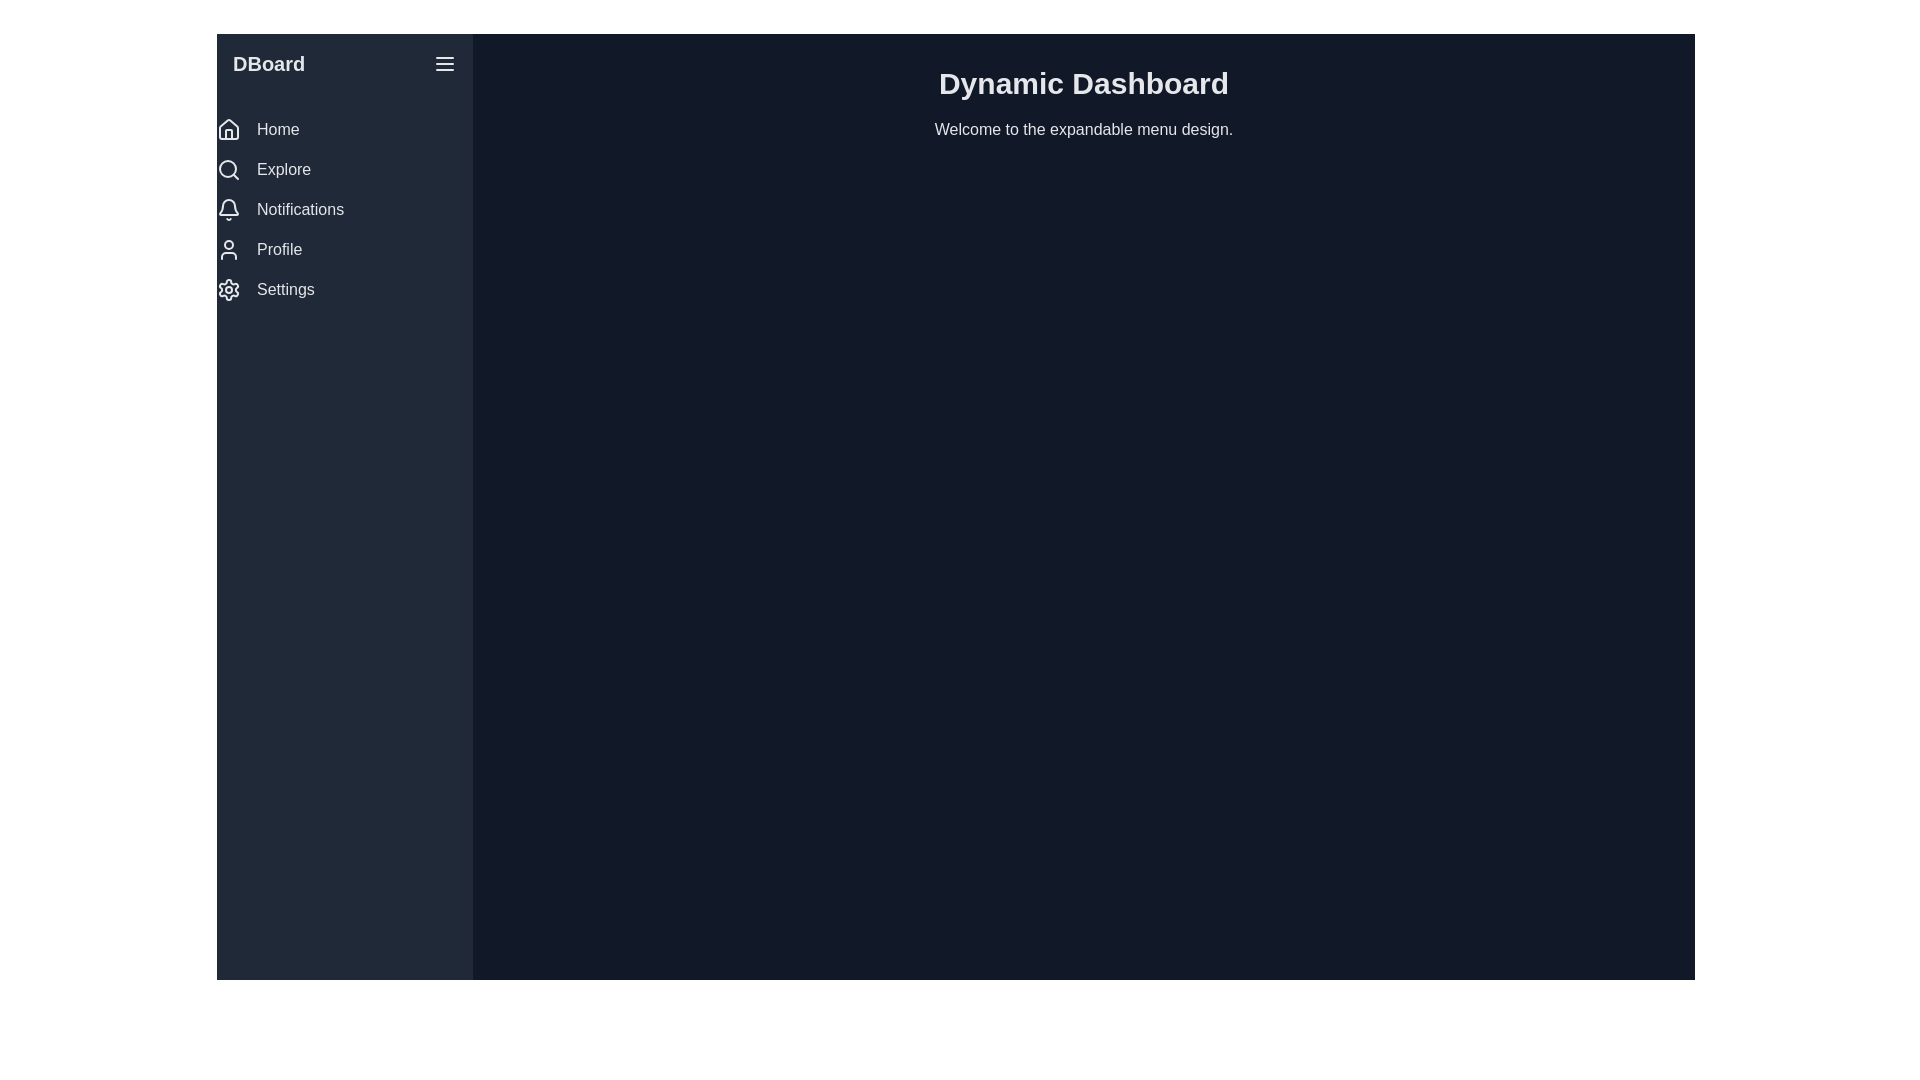 The height and width of the screenshot is (1080, 1920). Describe the element at coordinates (345, 168) in the screenshot. I see `the 'Explore' menu option, which is the second item in a vertical list of menu options` at that location.